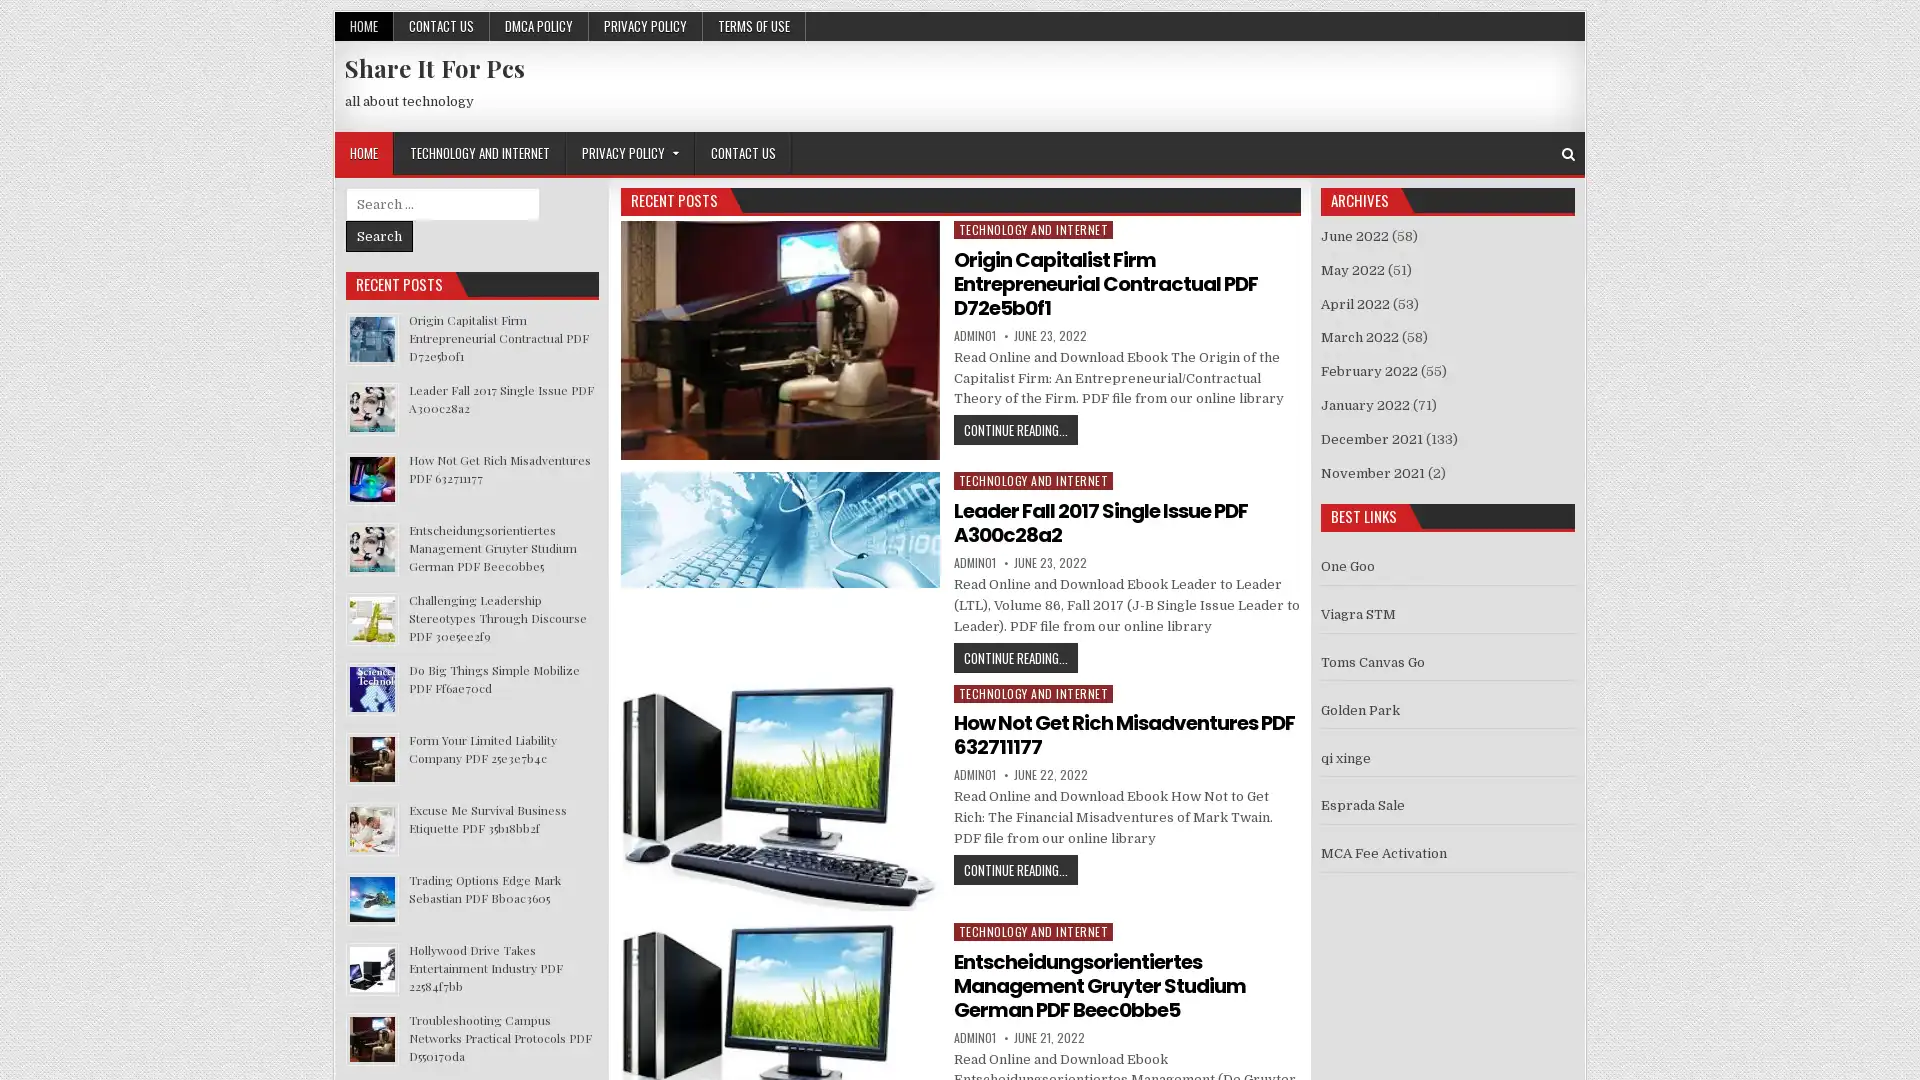 Image resolution: width=1920 pixels, height=1080 pixels. What do you see at coordinates (378, 235) in the screenshot?
I see `Search` at bounding box center [378, 235].